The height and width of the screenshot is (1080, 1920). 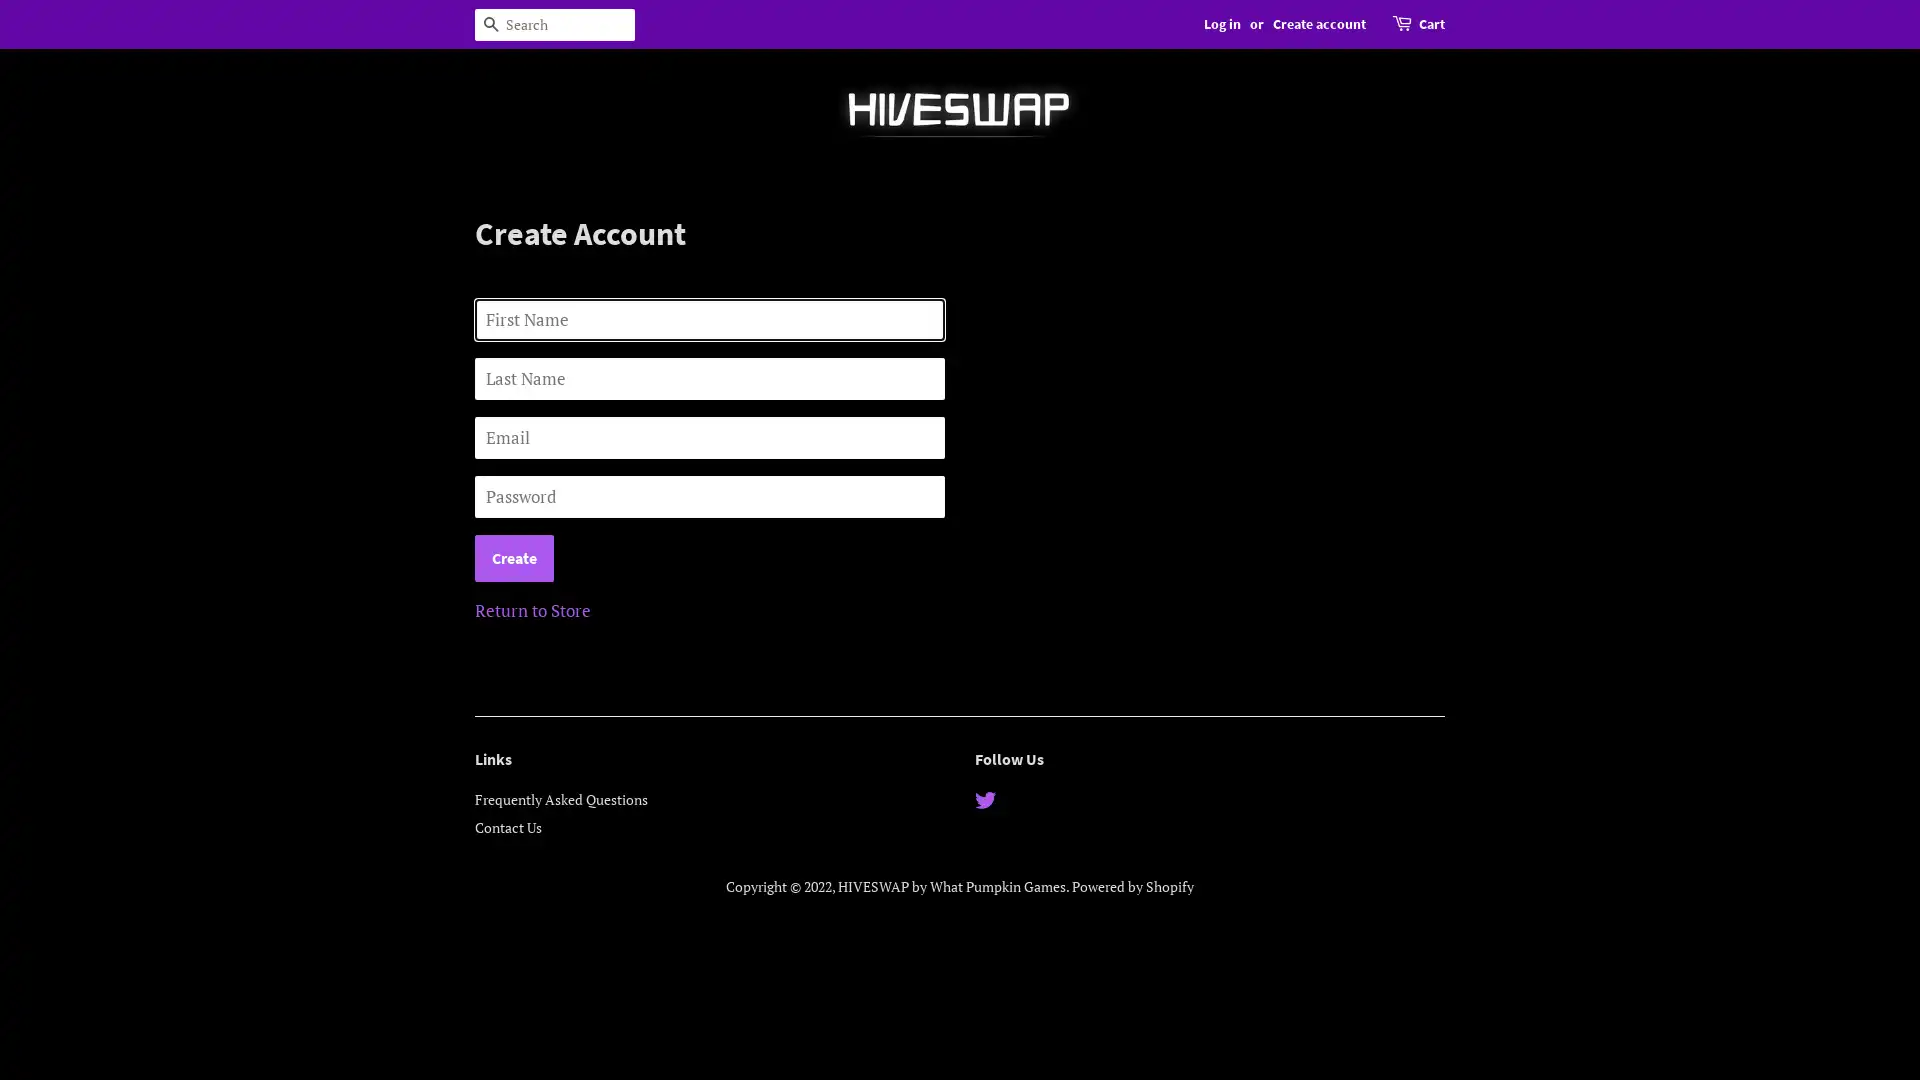 I want to click on Create, so click(x=514, y=558).